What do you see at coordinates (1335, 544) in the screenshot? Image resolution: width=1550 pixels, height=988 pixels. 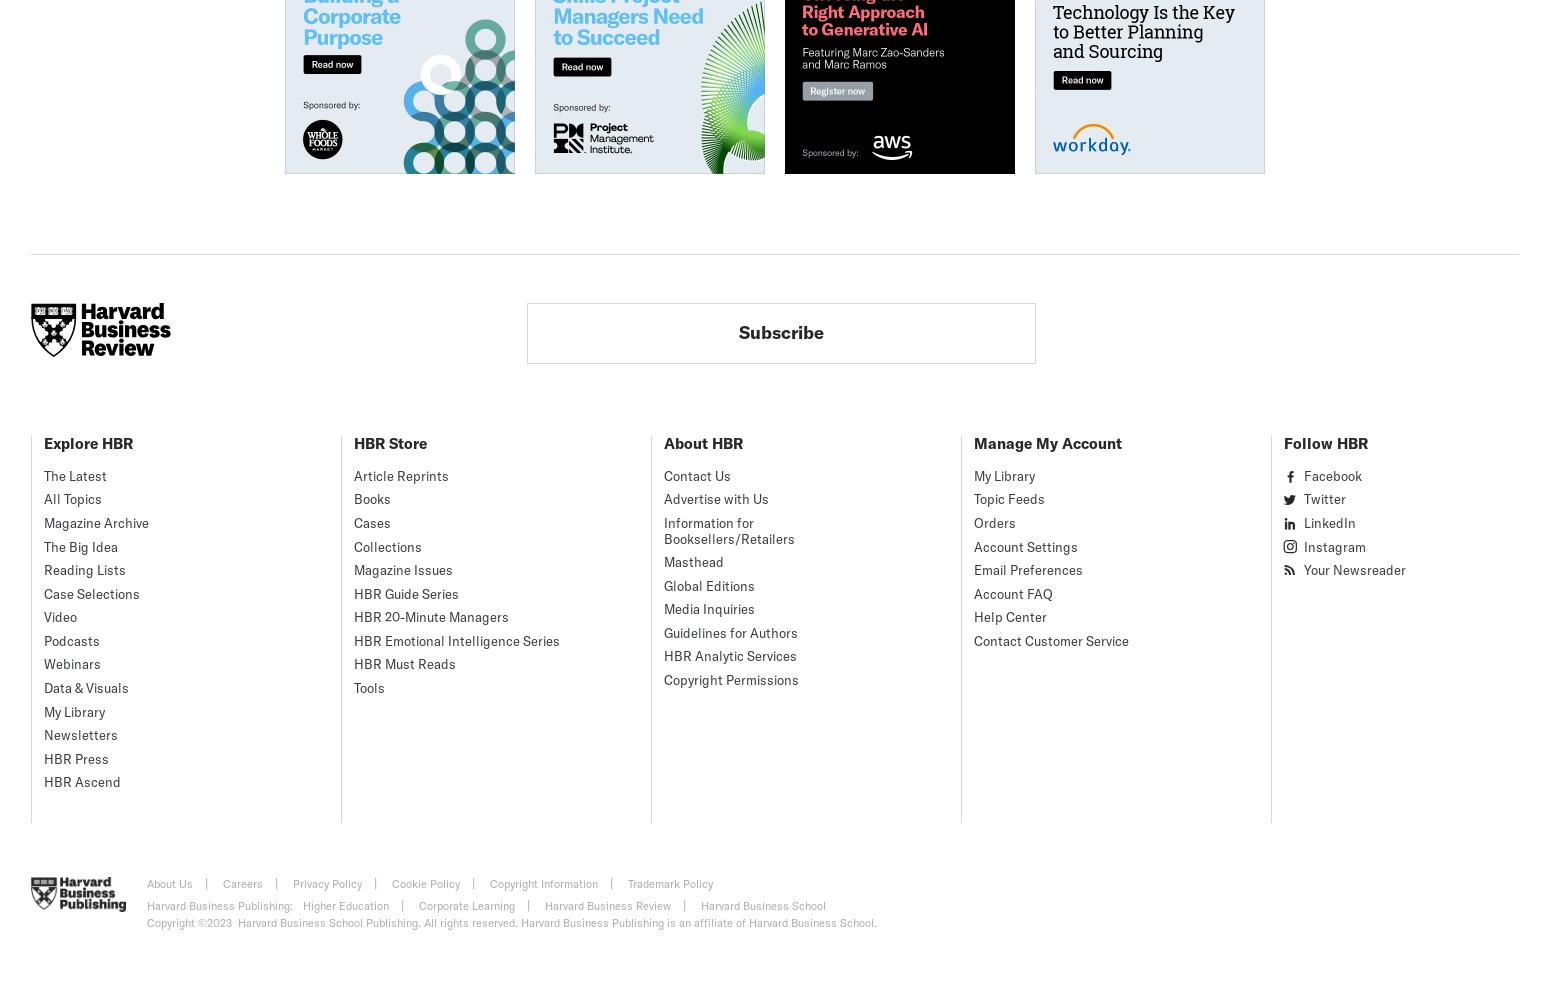 I see `'Instagram'` at bounding box center [1335, 544].